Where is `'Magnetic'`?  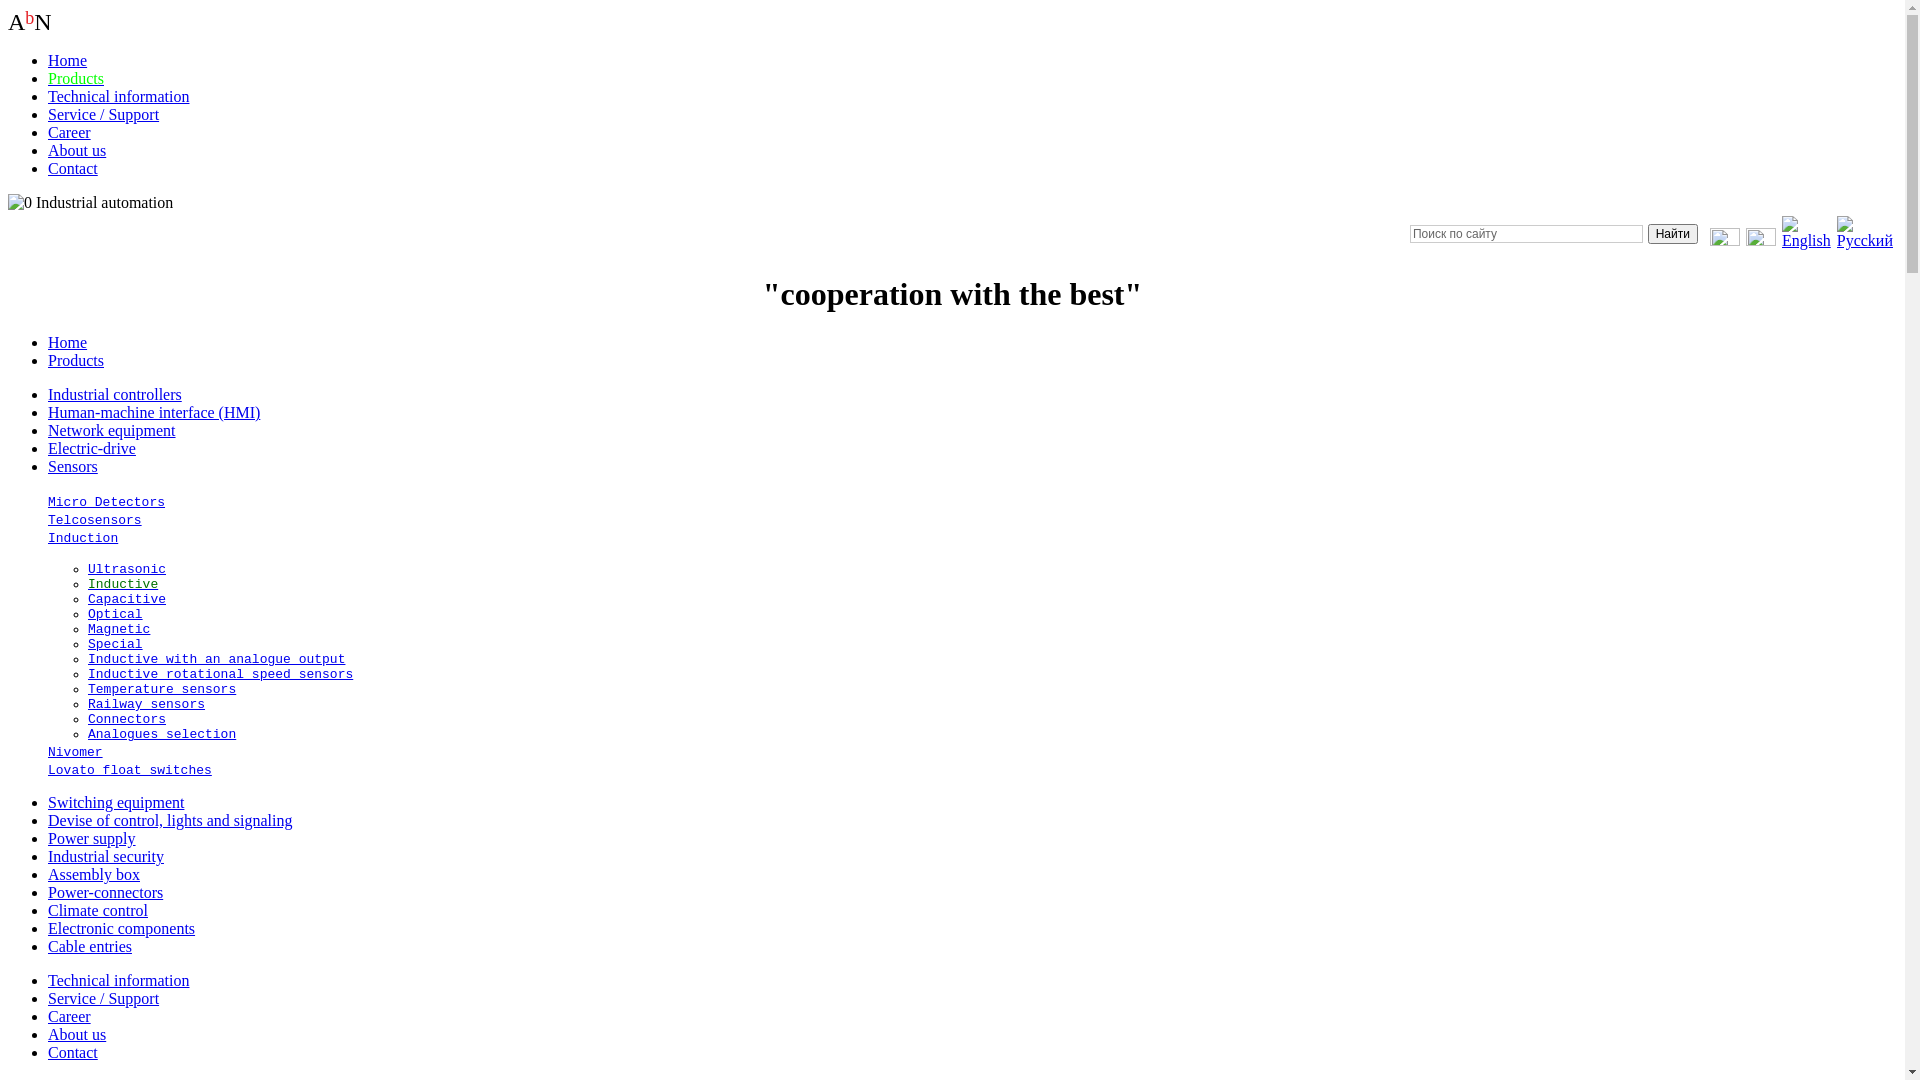 'Magnetic' is located at coordinates (118, 628).